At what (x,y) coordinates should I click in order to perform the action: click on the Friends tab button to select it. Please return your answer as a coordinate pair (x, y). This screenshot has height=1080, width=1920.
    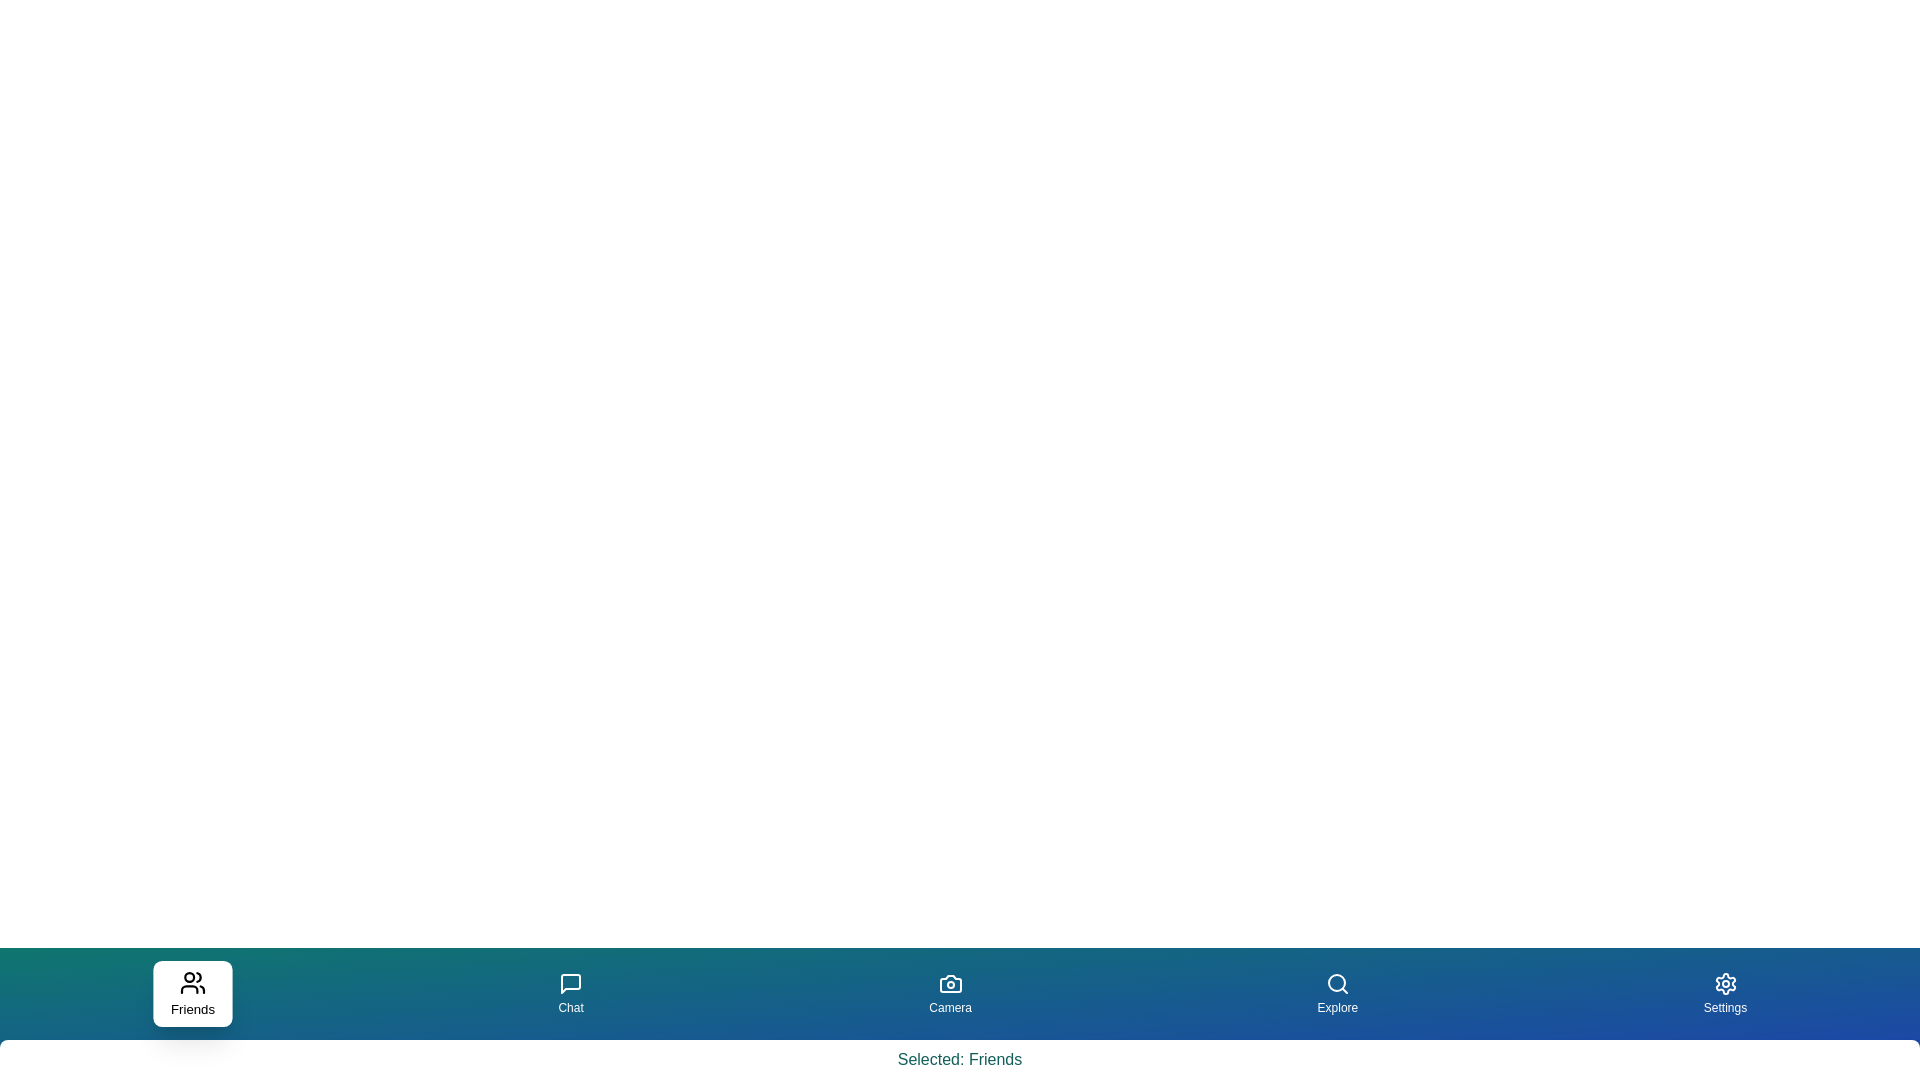
    Looking at the image, I should click on (192, 994).